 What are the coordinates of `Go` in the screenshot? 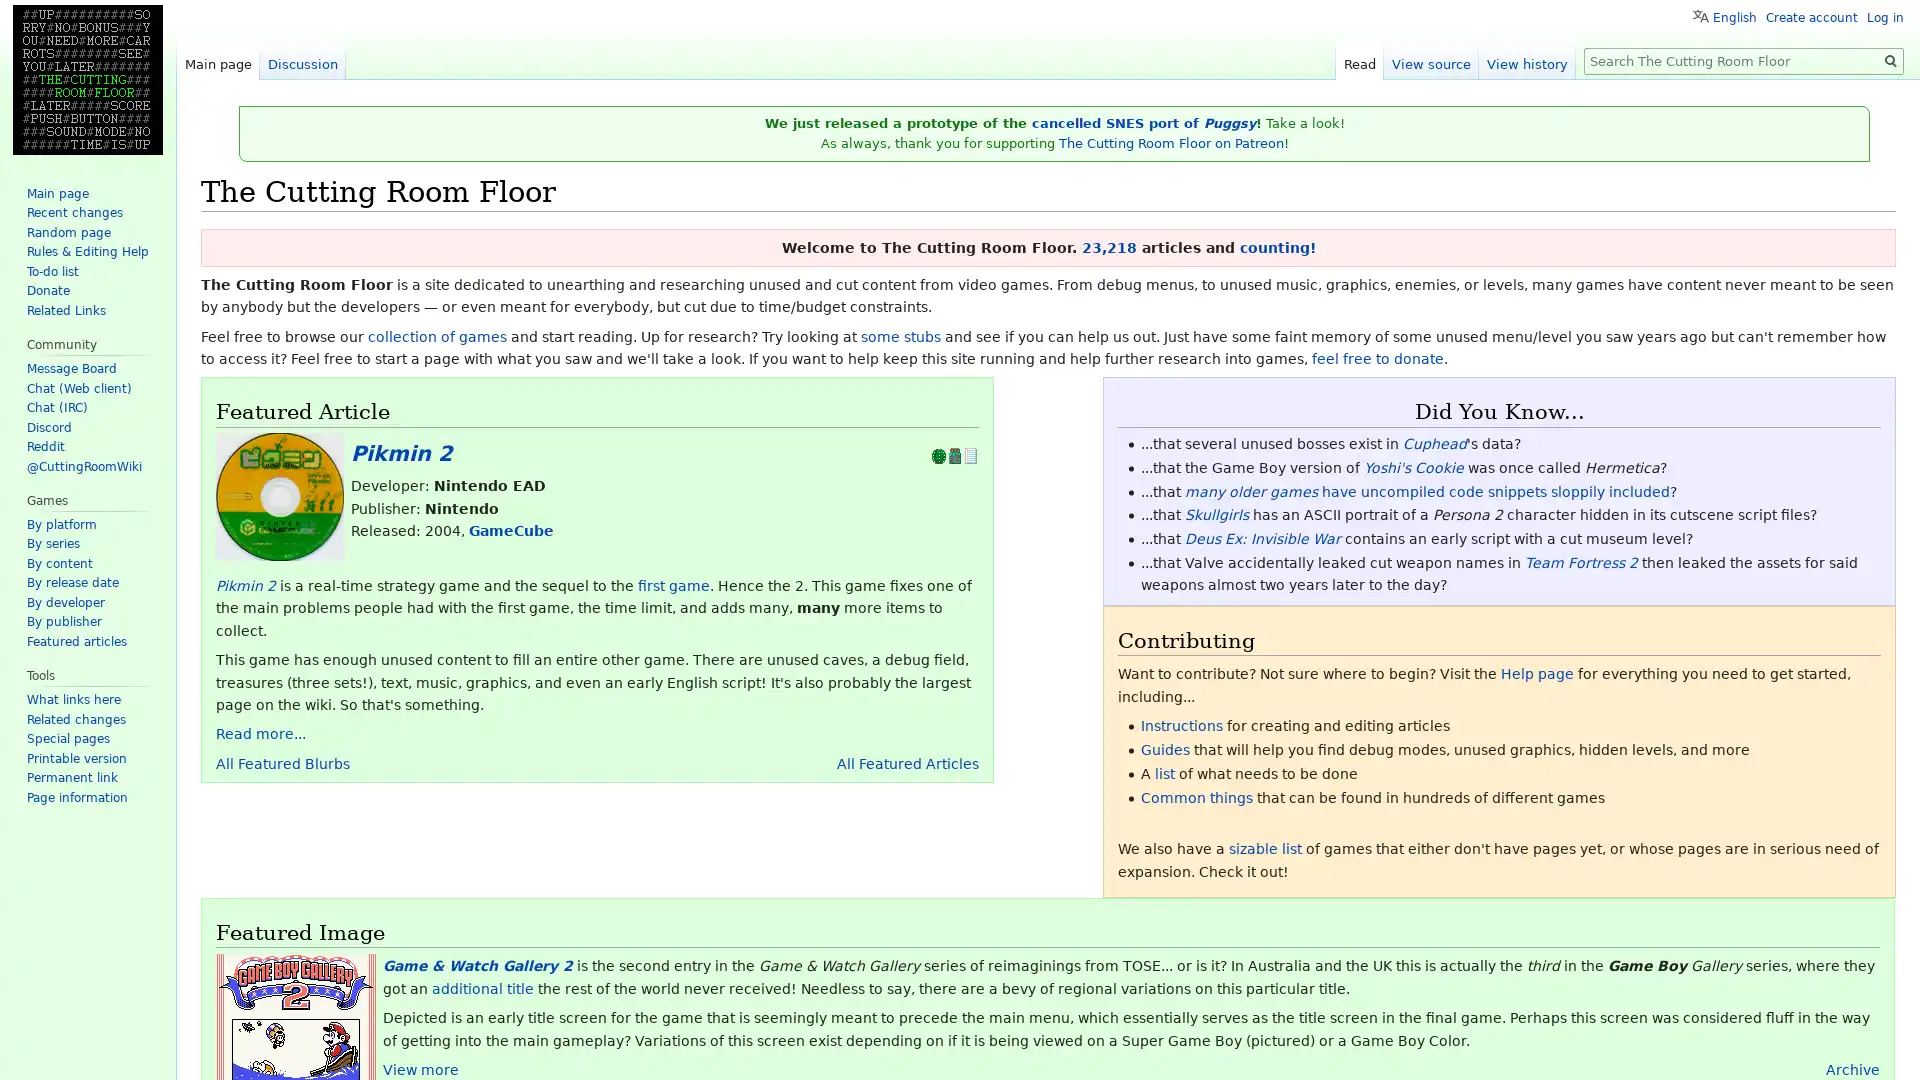 It's located at (1890, 60).